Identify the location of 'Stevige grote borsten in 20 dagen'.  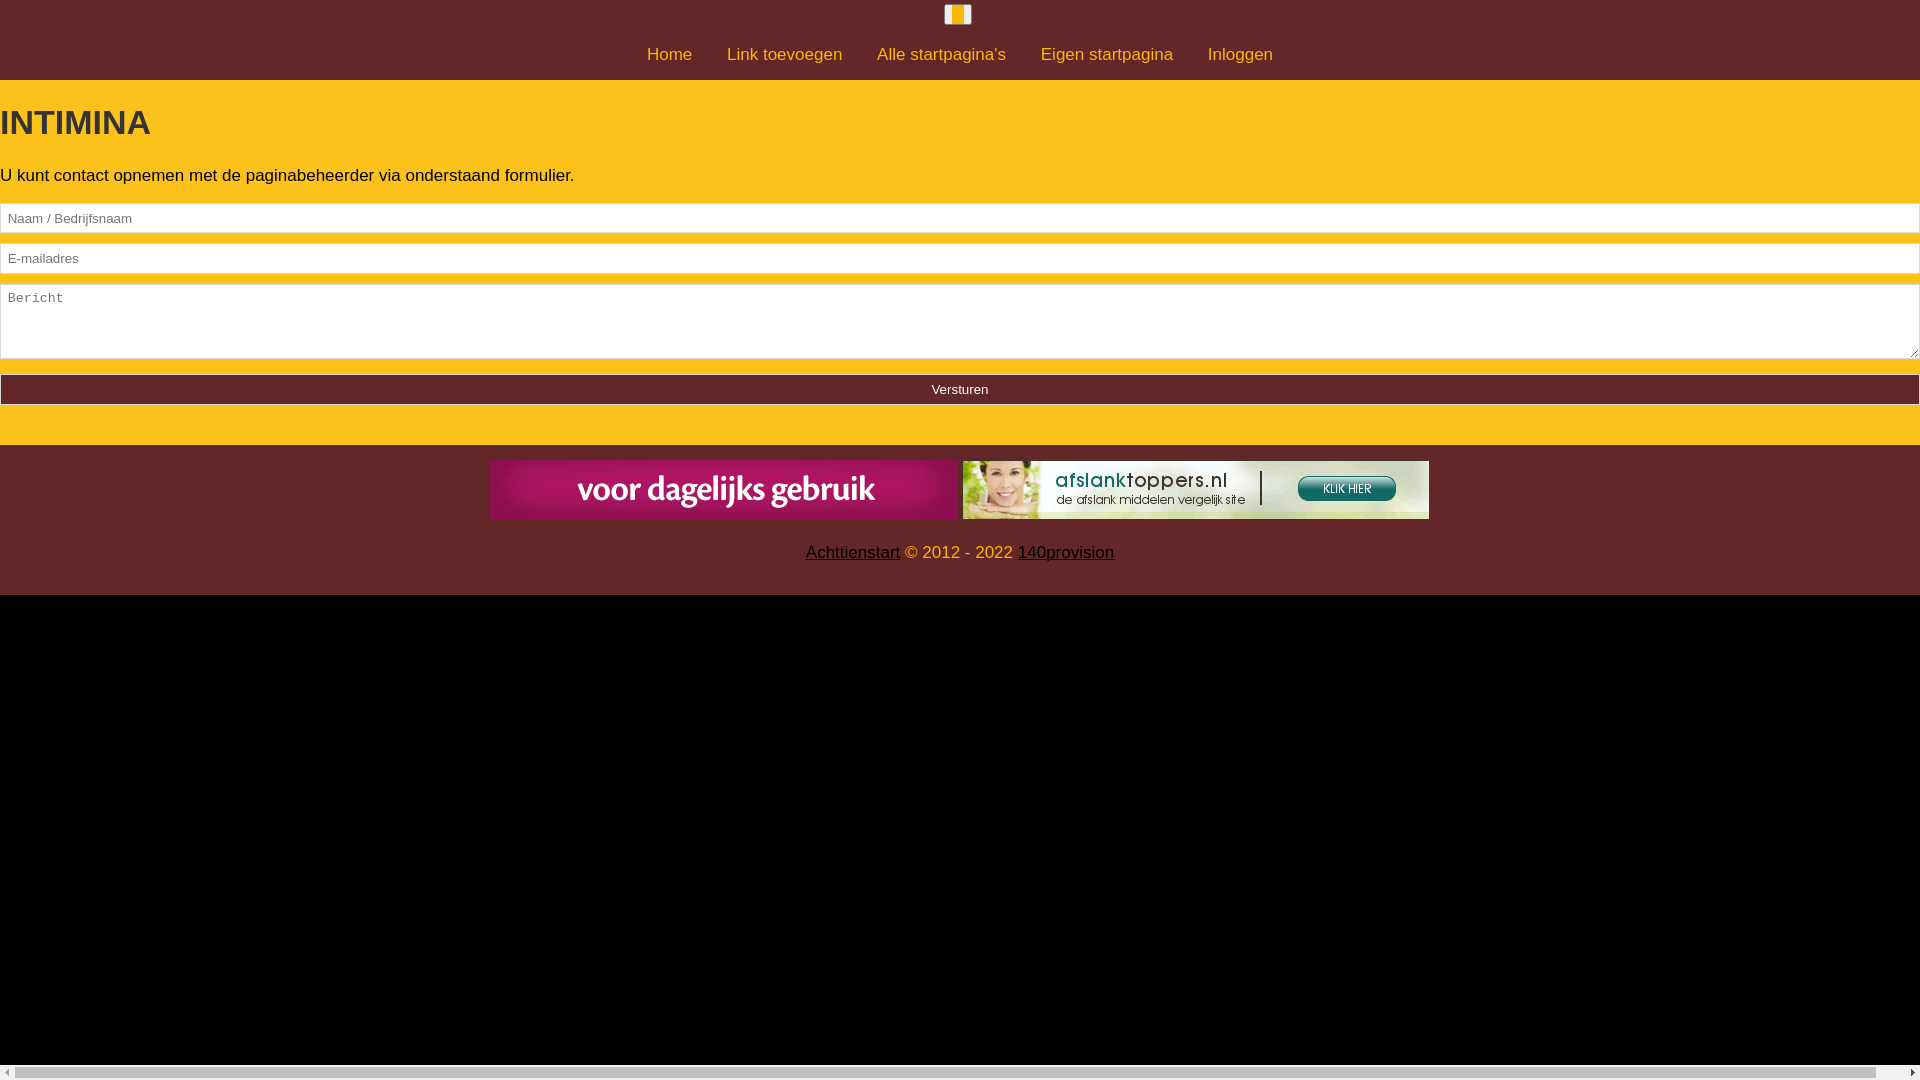
(723, 489).